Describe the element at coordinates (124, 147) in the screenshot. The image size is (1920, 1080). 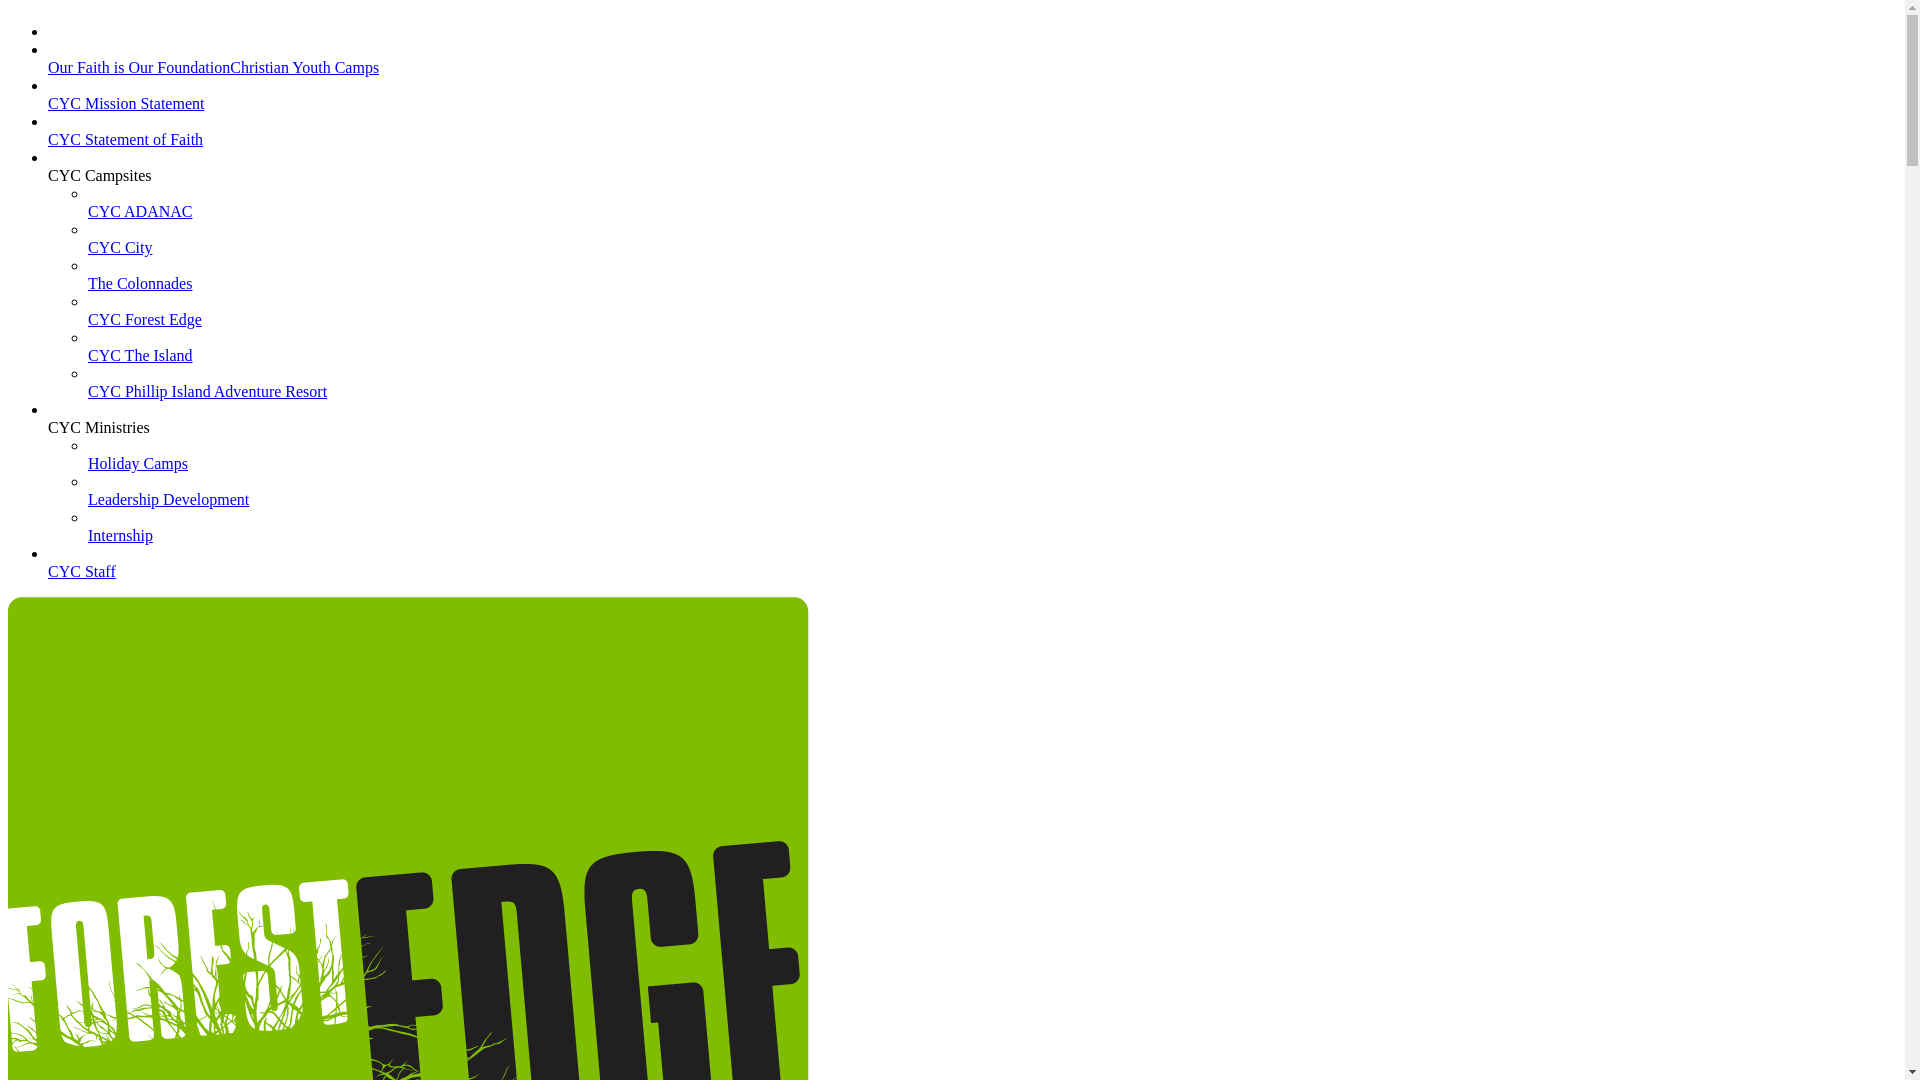
I see `'CYC Statement of Faith'` at that location.